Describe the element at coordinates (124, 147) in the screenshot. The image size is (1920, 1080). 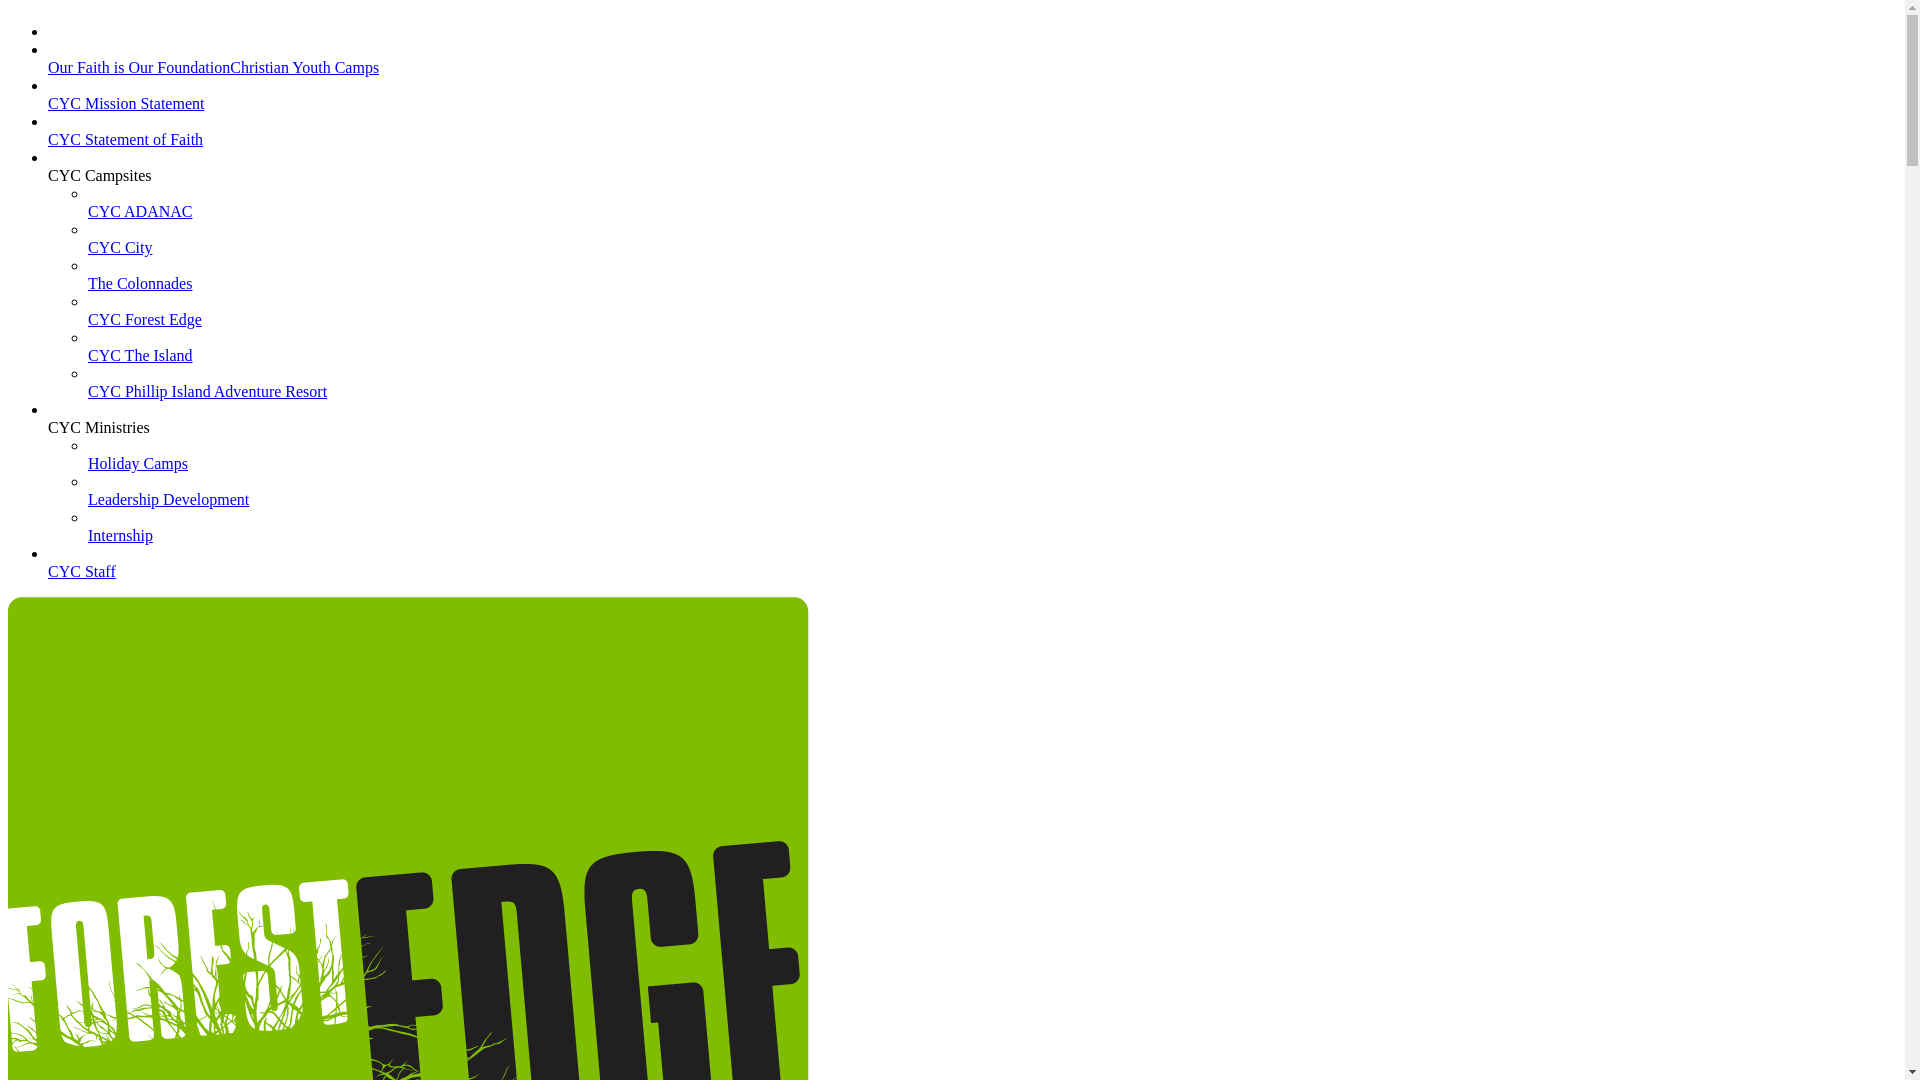
I see `'CYC Statement of Faith'` at that location.